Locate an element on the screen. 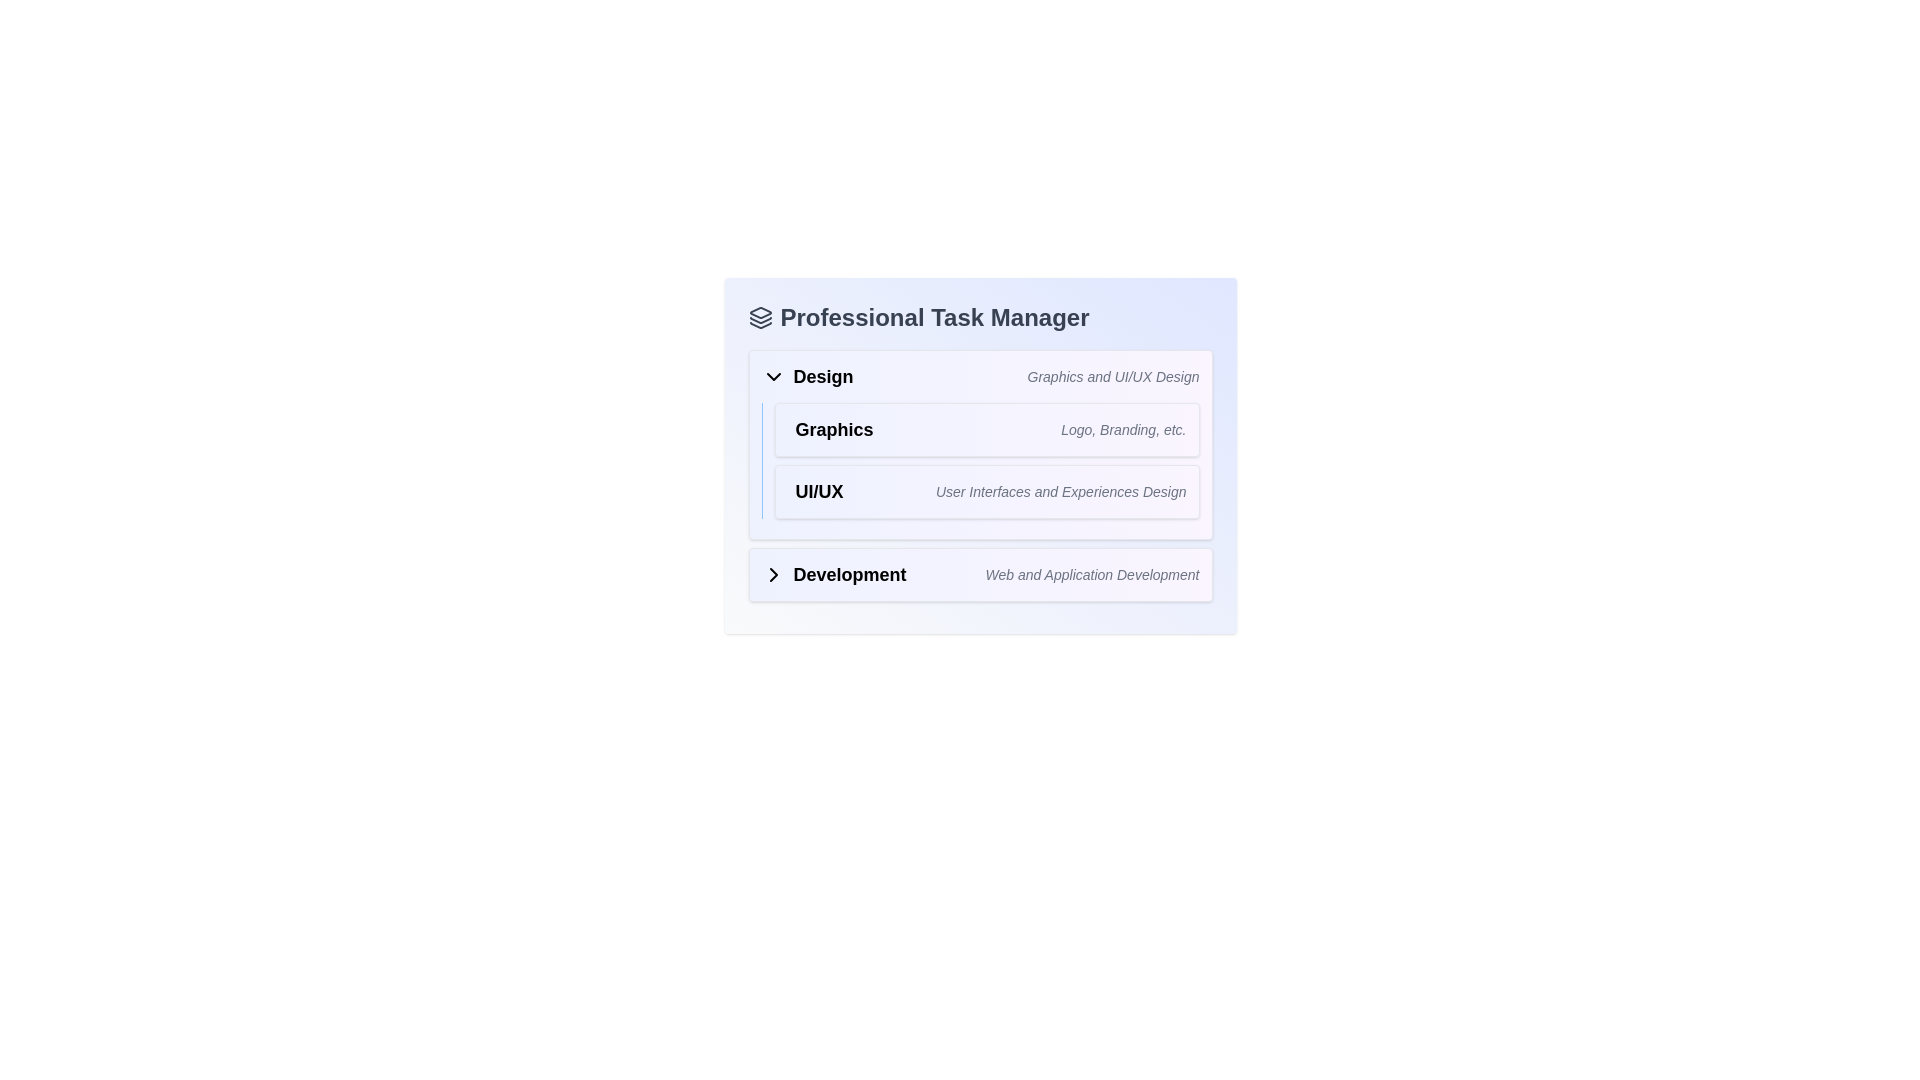  the 'UI/UX' label in the 'Graphics' section under the 'Design' category, which provides a descriptive label for a design-related subcategory is located at coordinates (987, 492).